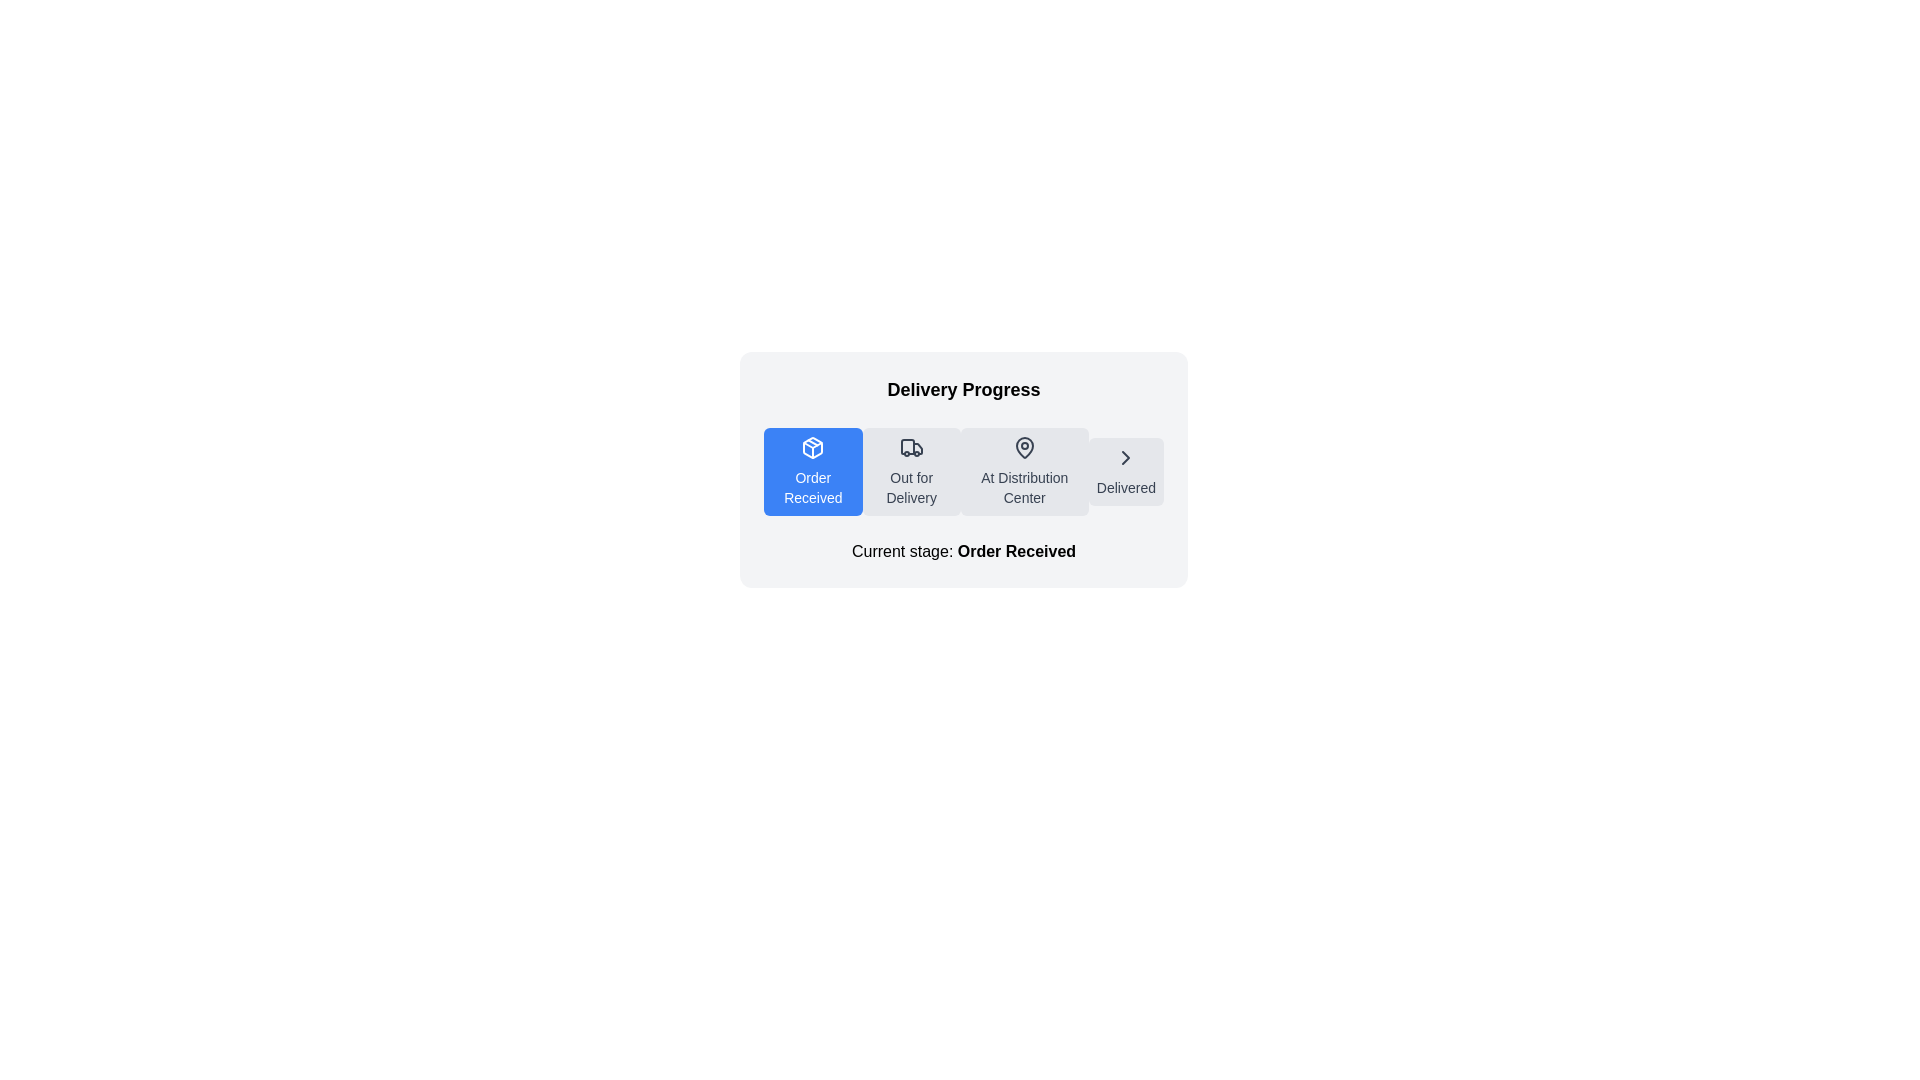 The height and width of the screenshot is (1080, 1920). What do you see at coordinates (910, 488) in the screenshot?
I see `the 'Out for Delivery' static text label, which indicates the current status of the delivery process and is positioned between 'Order Received' and 'At Distribution Center'` at bounding box center [910, 488].